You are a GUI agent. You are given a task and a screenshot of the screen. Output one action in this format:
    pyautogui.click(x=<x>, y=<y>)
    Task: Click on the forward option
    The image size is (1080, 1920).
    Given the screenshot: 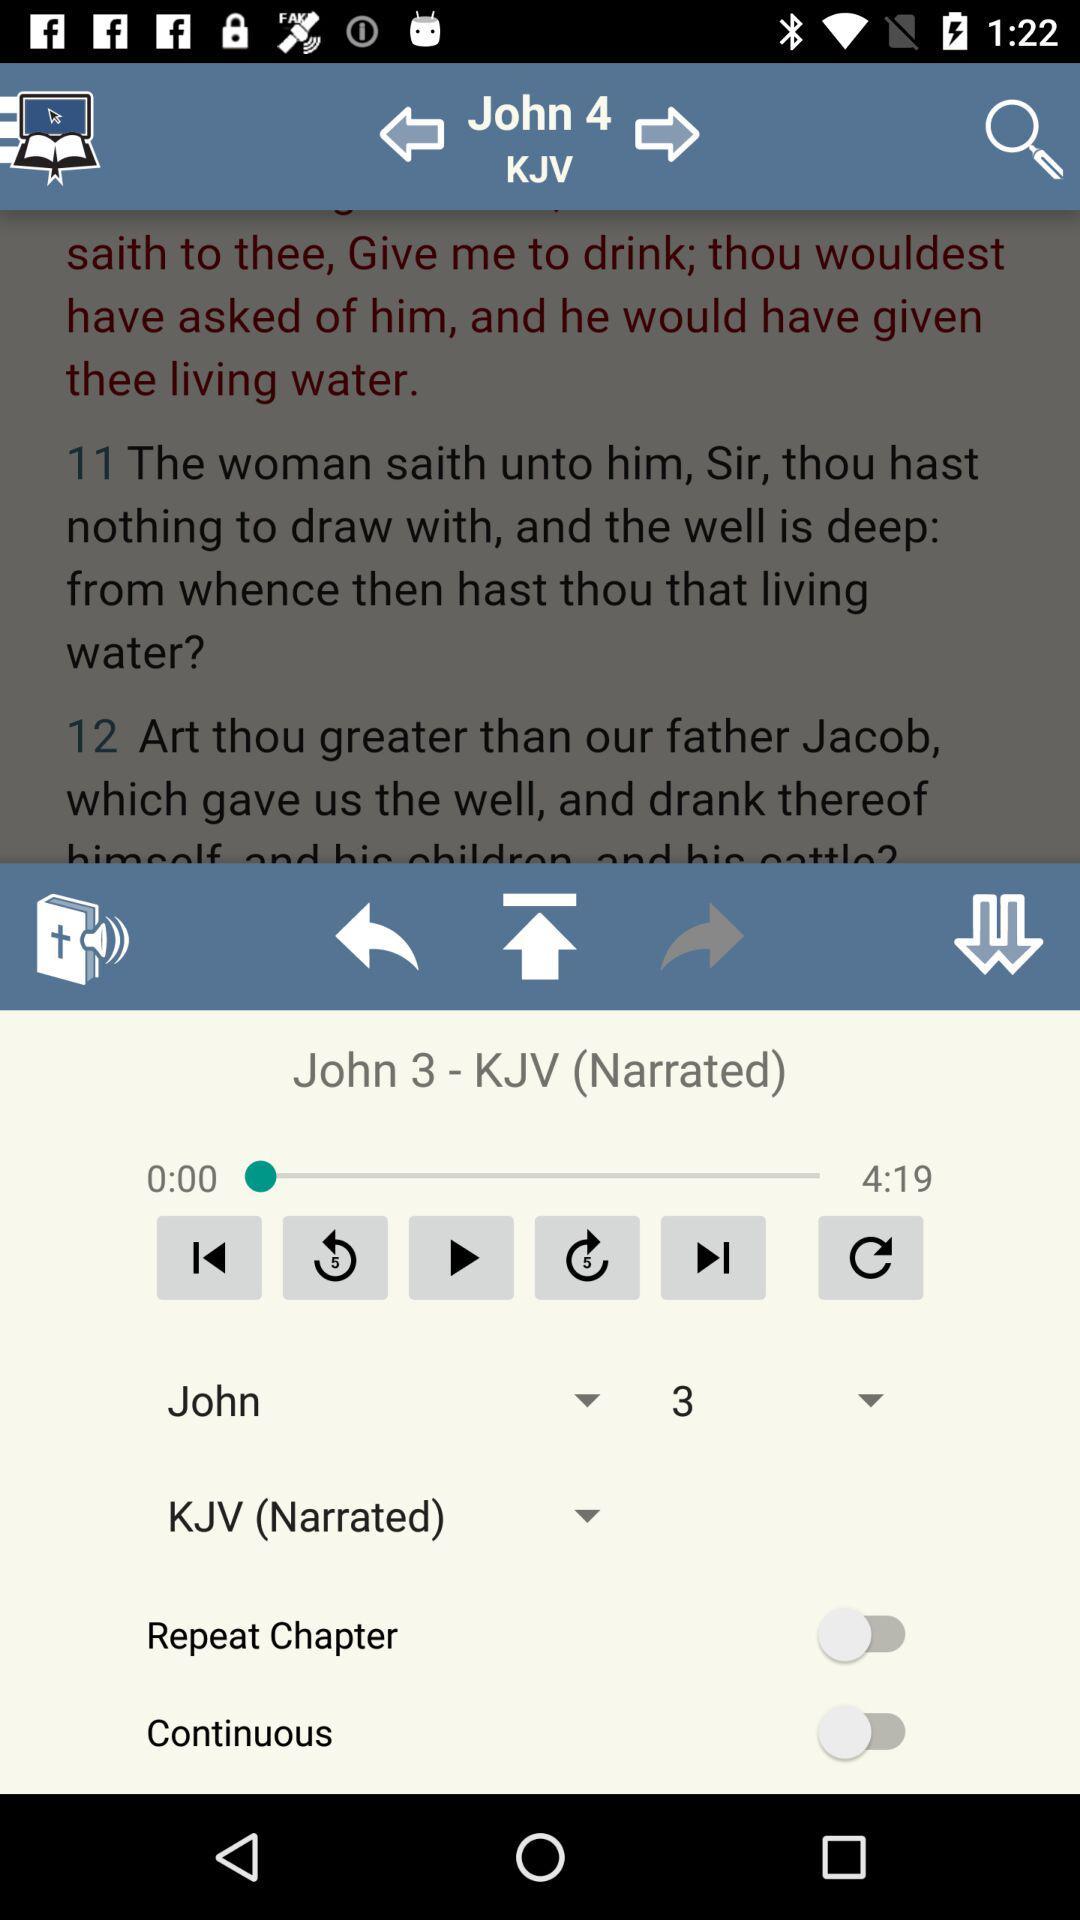 What is the action you would take?
    pyautogui.click(x=712, y=1256)
    